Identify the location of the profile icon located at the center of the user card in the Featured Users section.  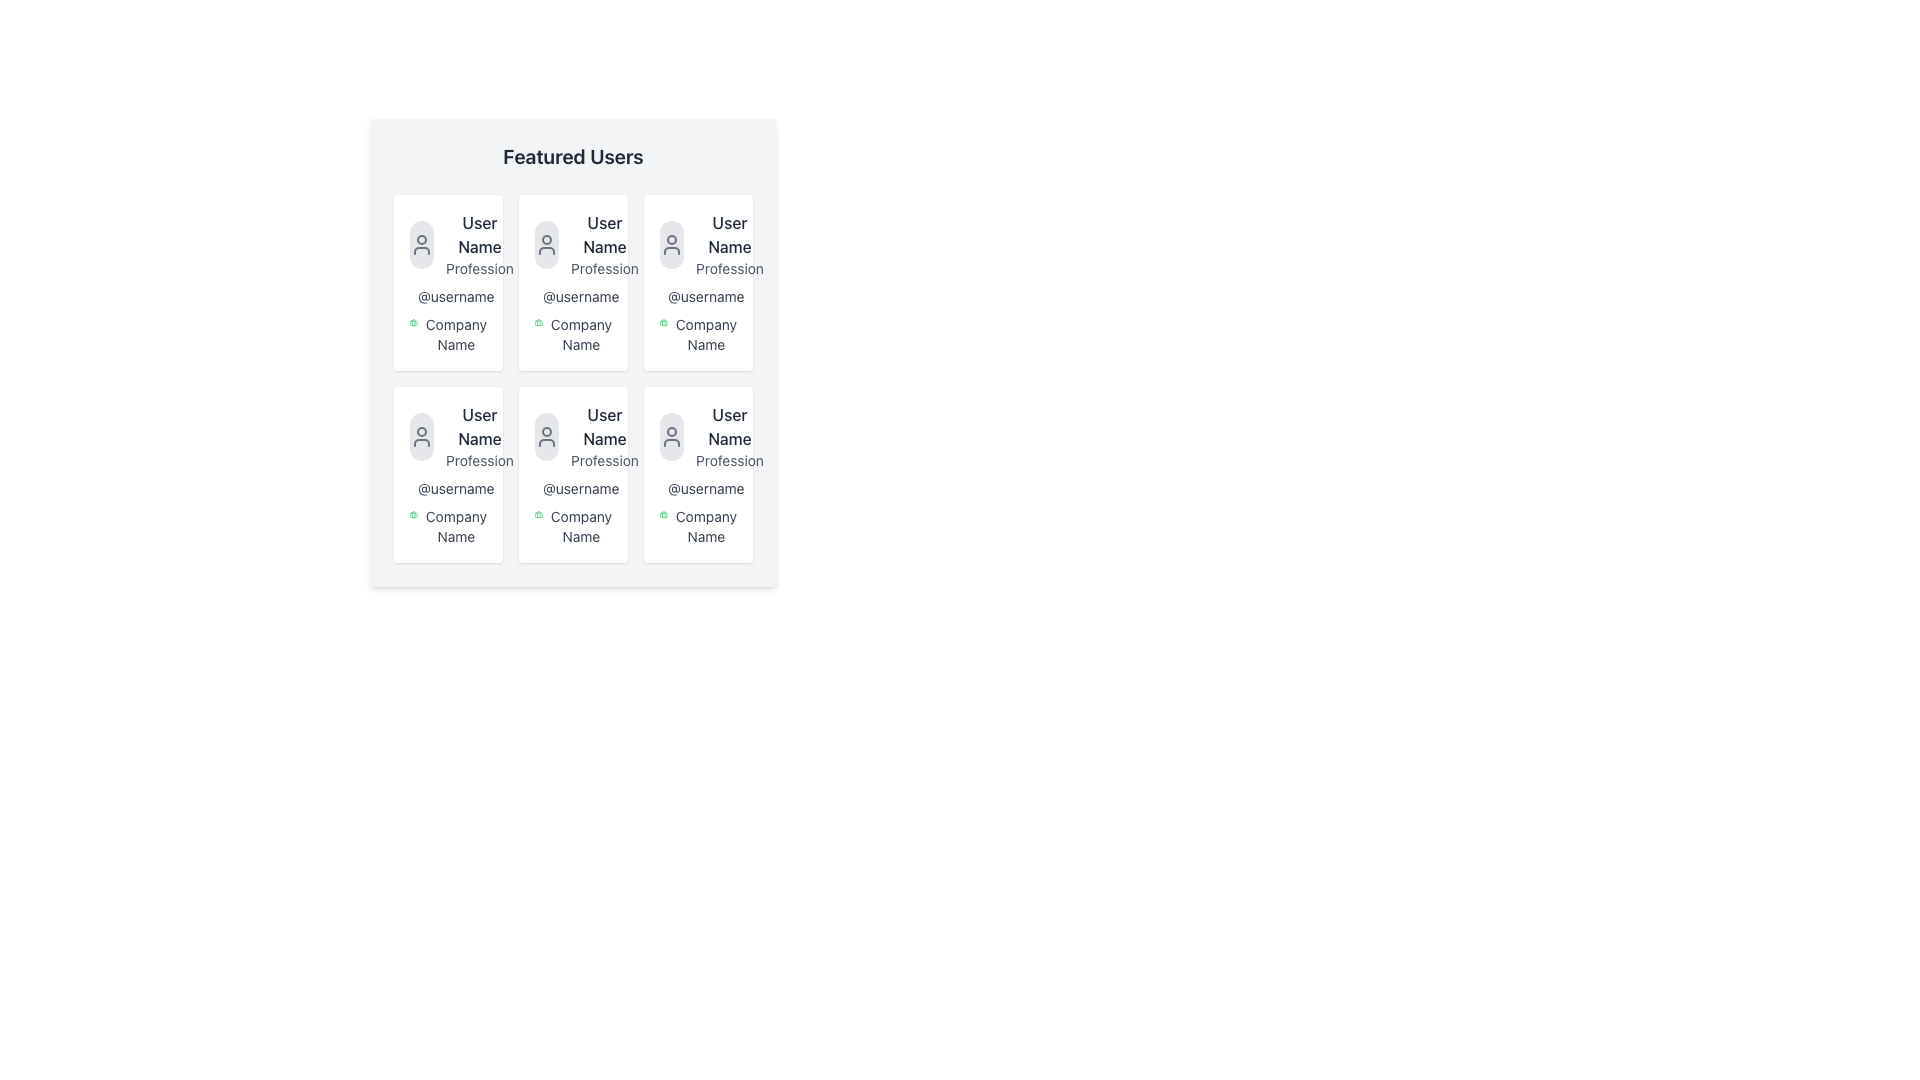
(547, 435).